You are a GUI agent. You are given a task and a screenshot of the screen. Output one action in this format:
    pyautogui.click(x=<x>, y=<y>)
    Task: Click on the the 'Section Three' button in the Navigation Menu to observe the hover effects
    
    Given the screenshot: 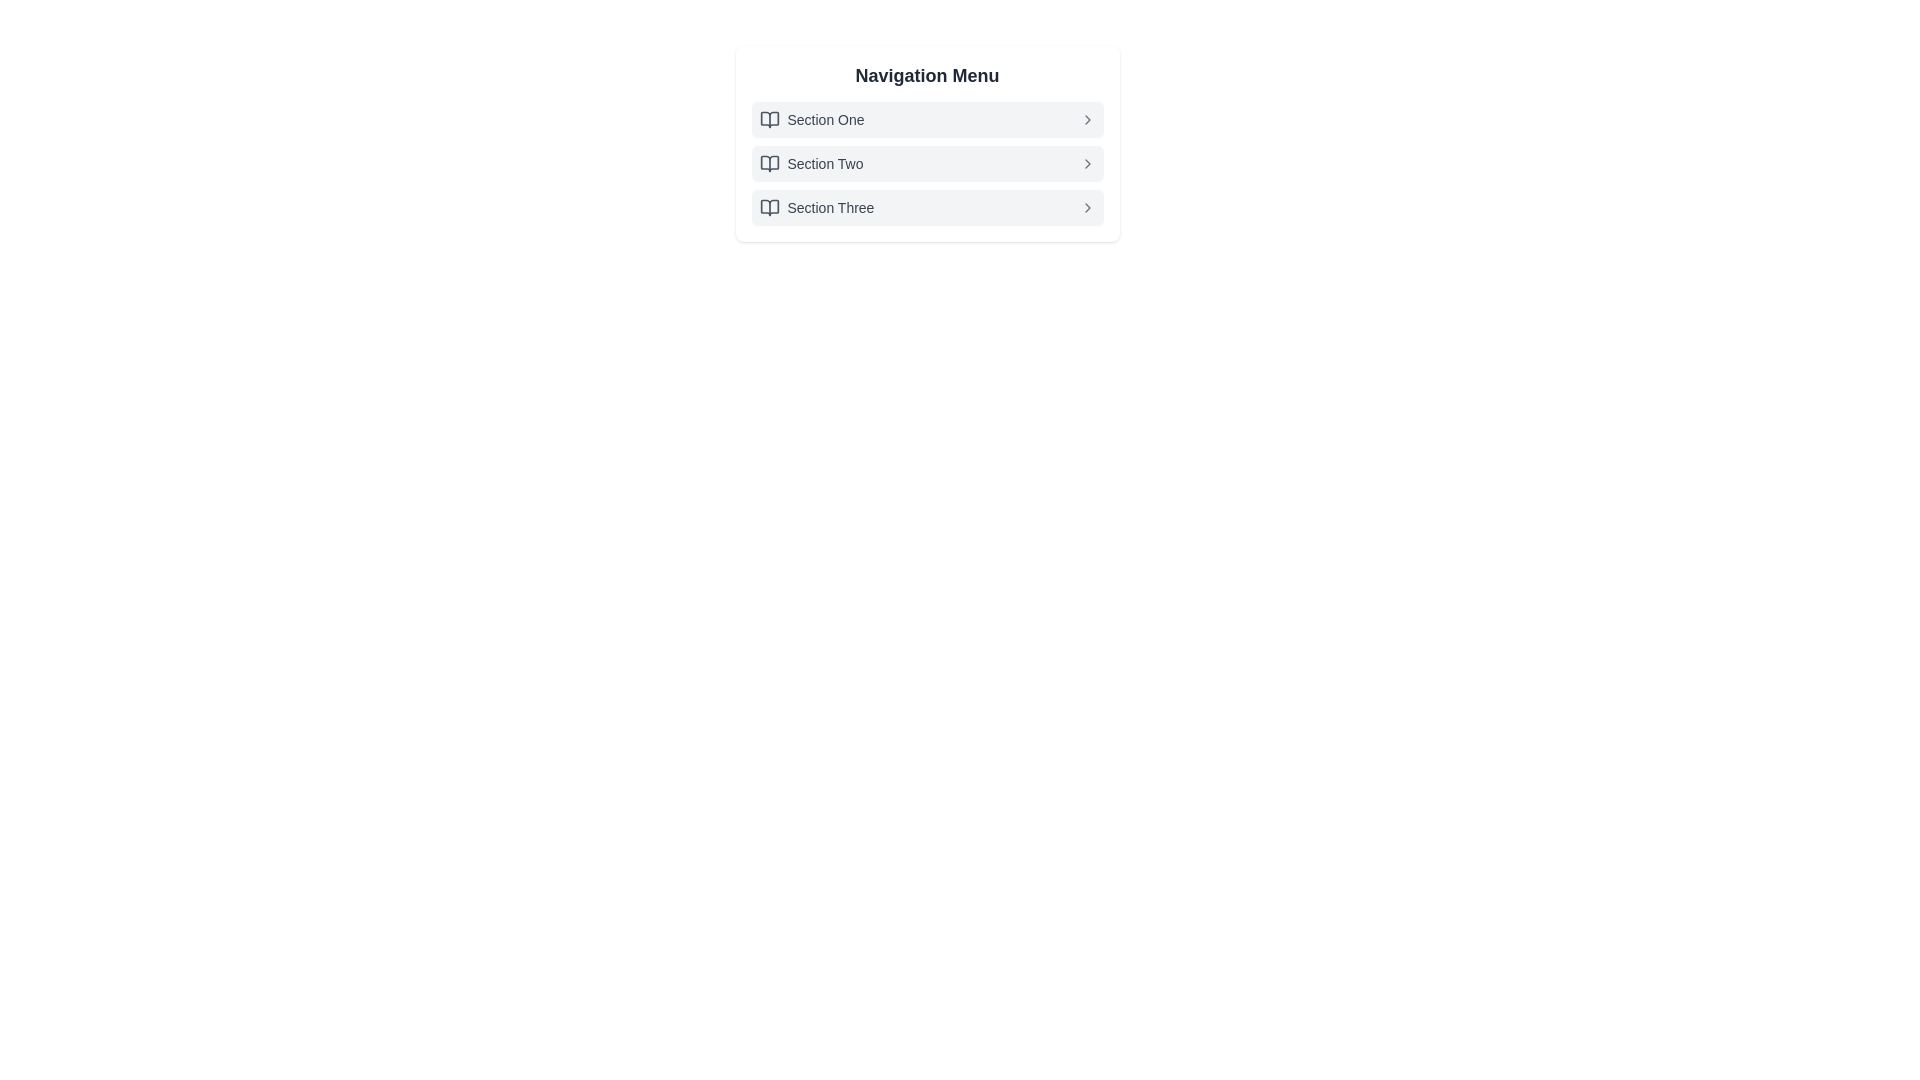 What is the action you would take?
    pyautogui.click(x=926, y=208)
    